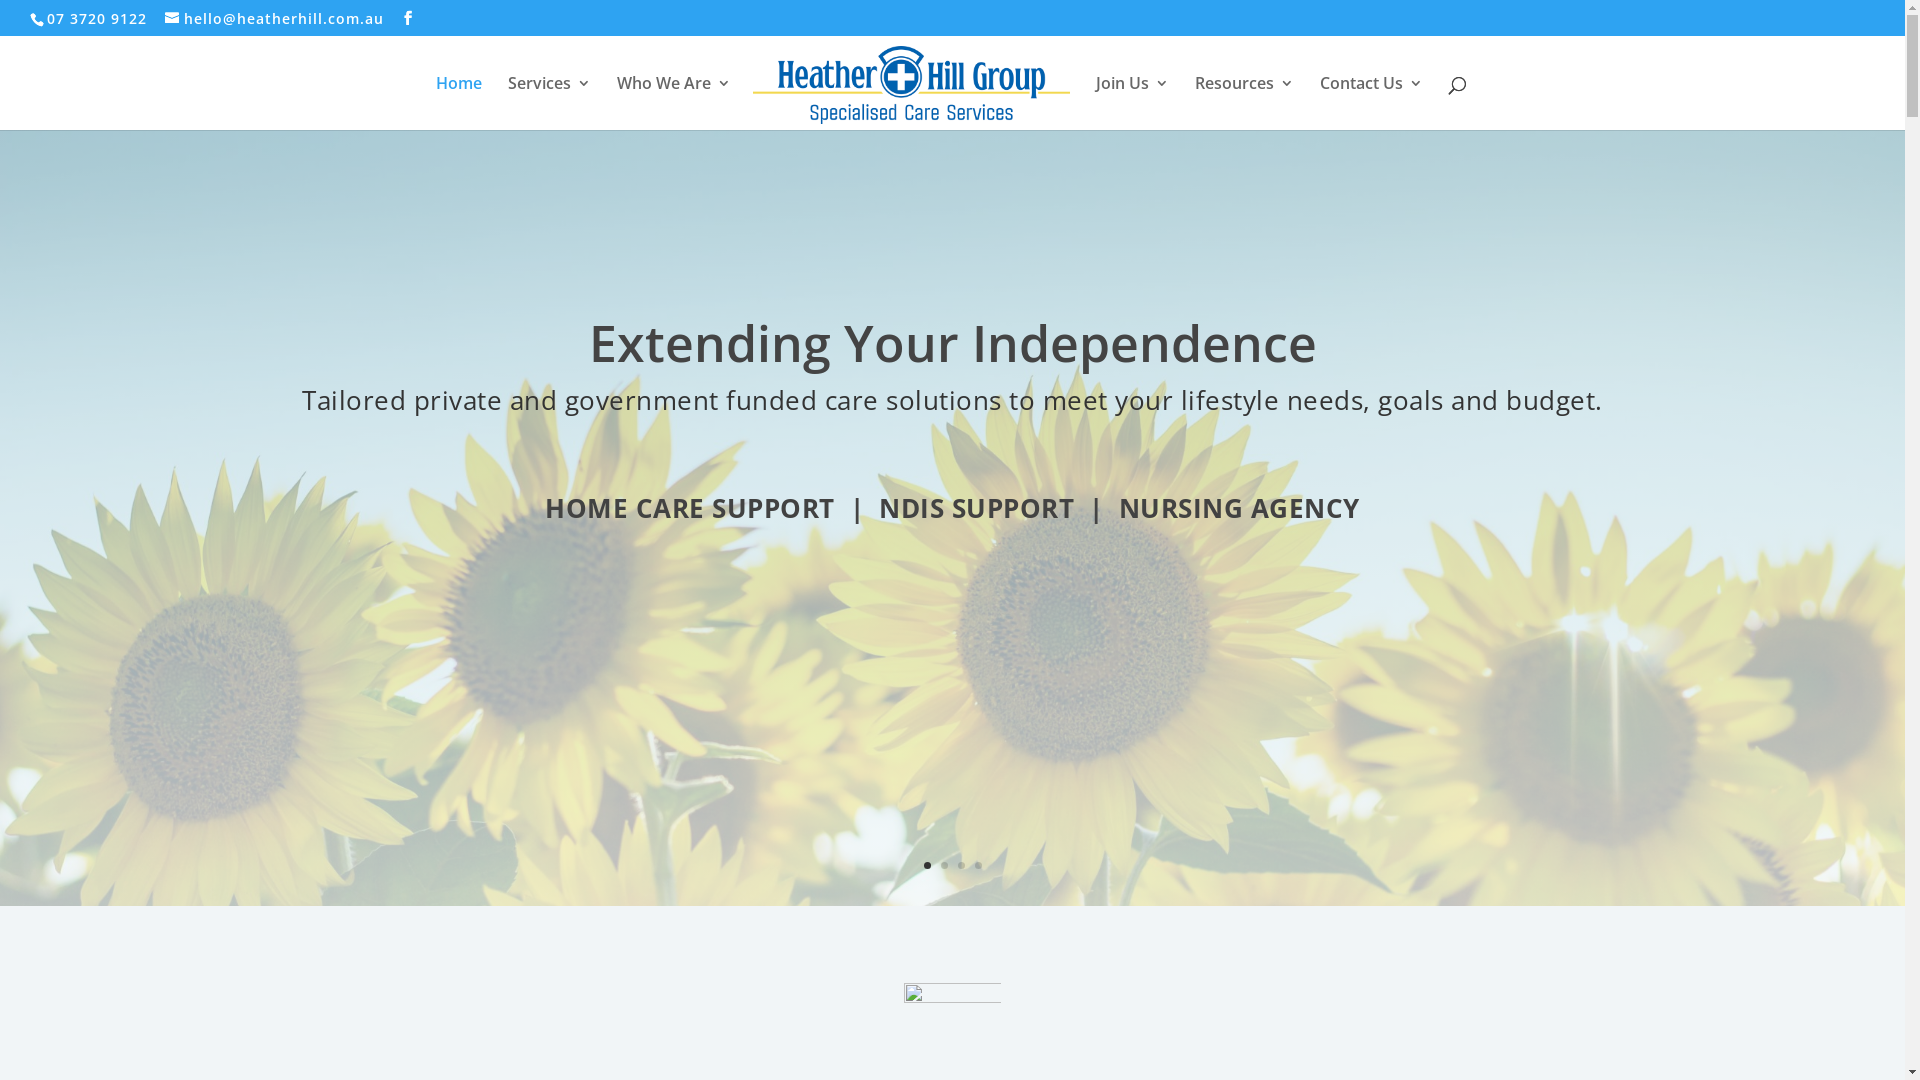  Describe the element at coordinates (1370, 103) in the screenshot. I see `'Contact Us'` at that location.